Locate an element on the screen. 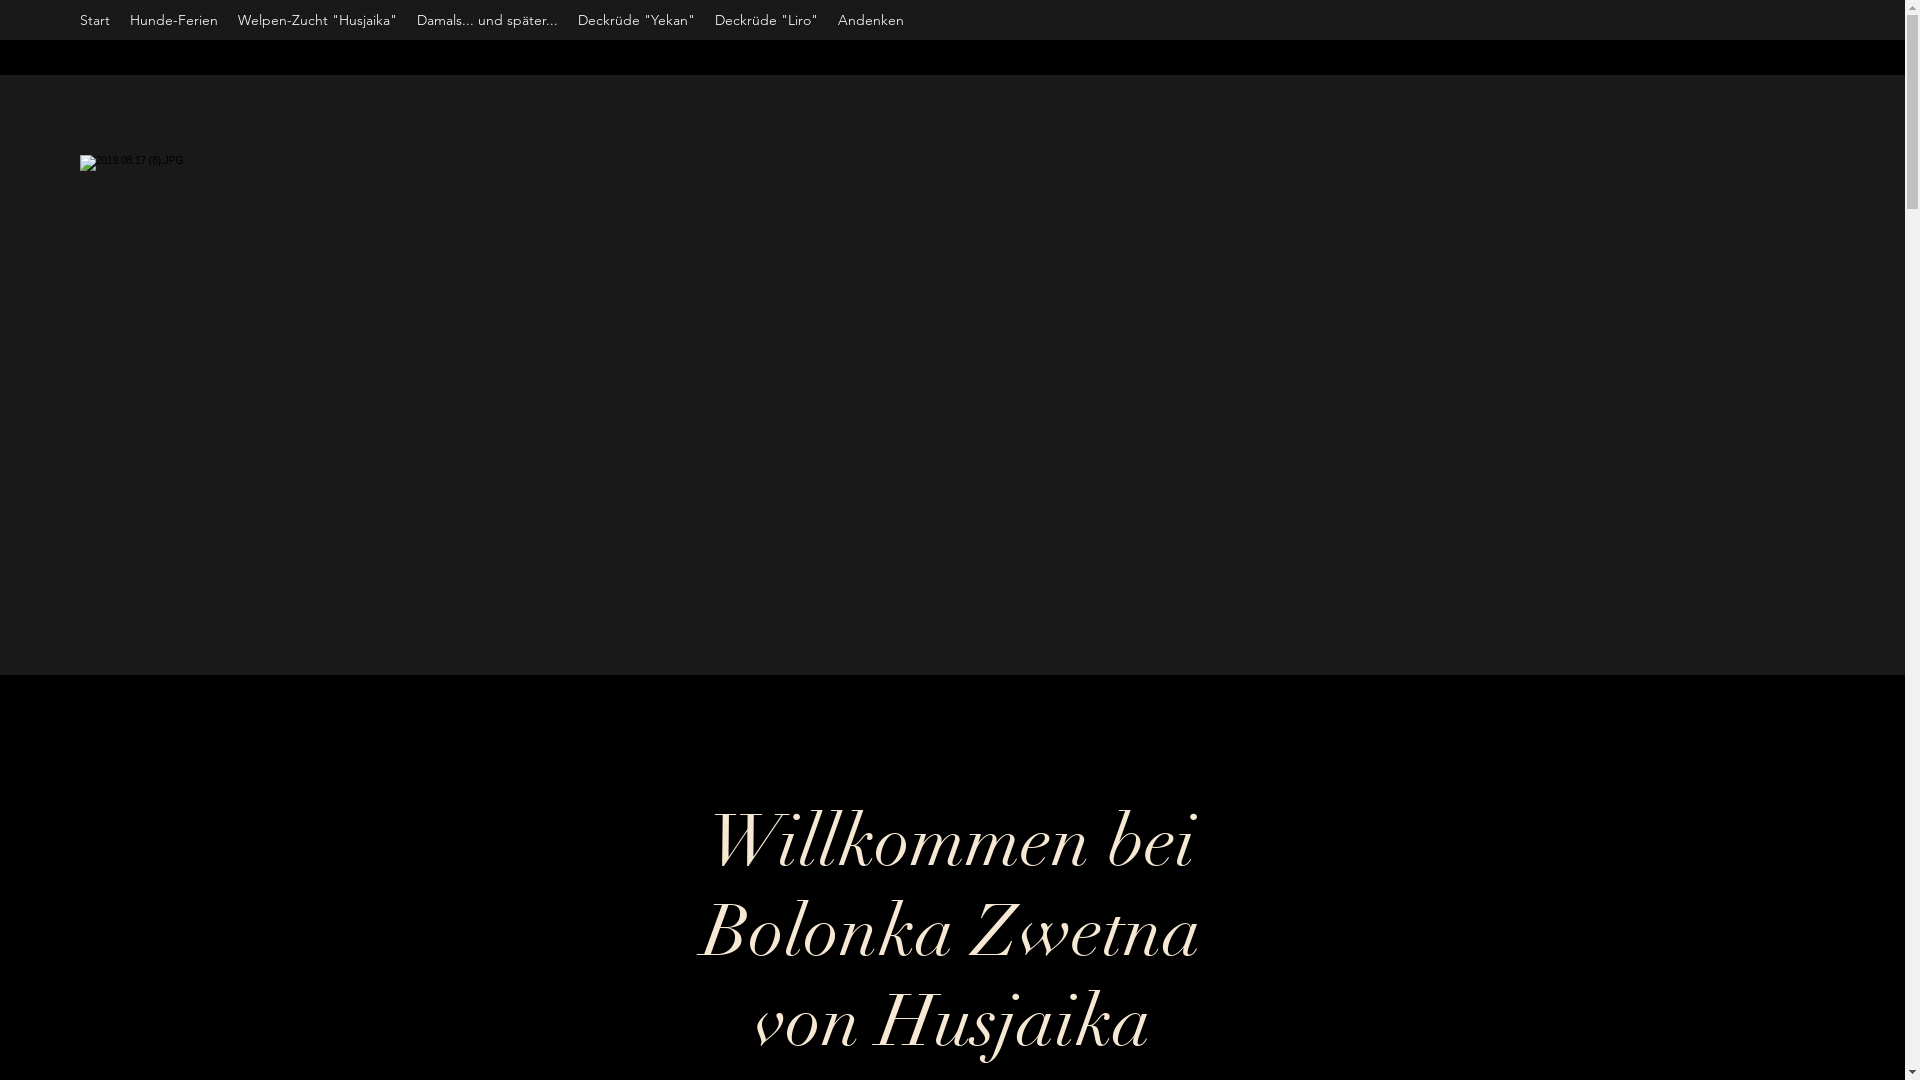  'Andenken' is located at coordinates (870, 19).